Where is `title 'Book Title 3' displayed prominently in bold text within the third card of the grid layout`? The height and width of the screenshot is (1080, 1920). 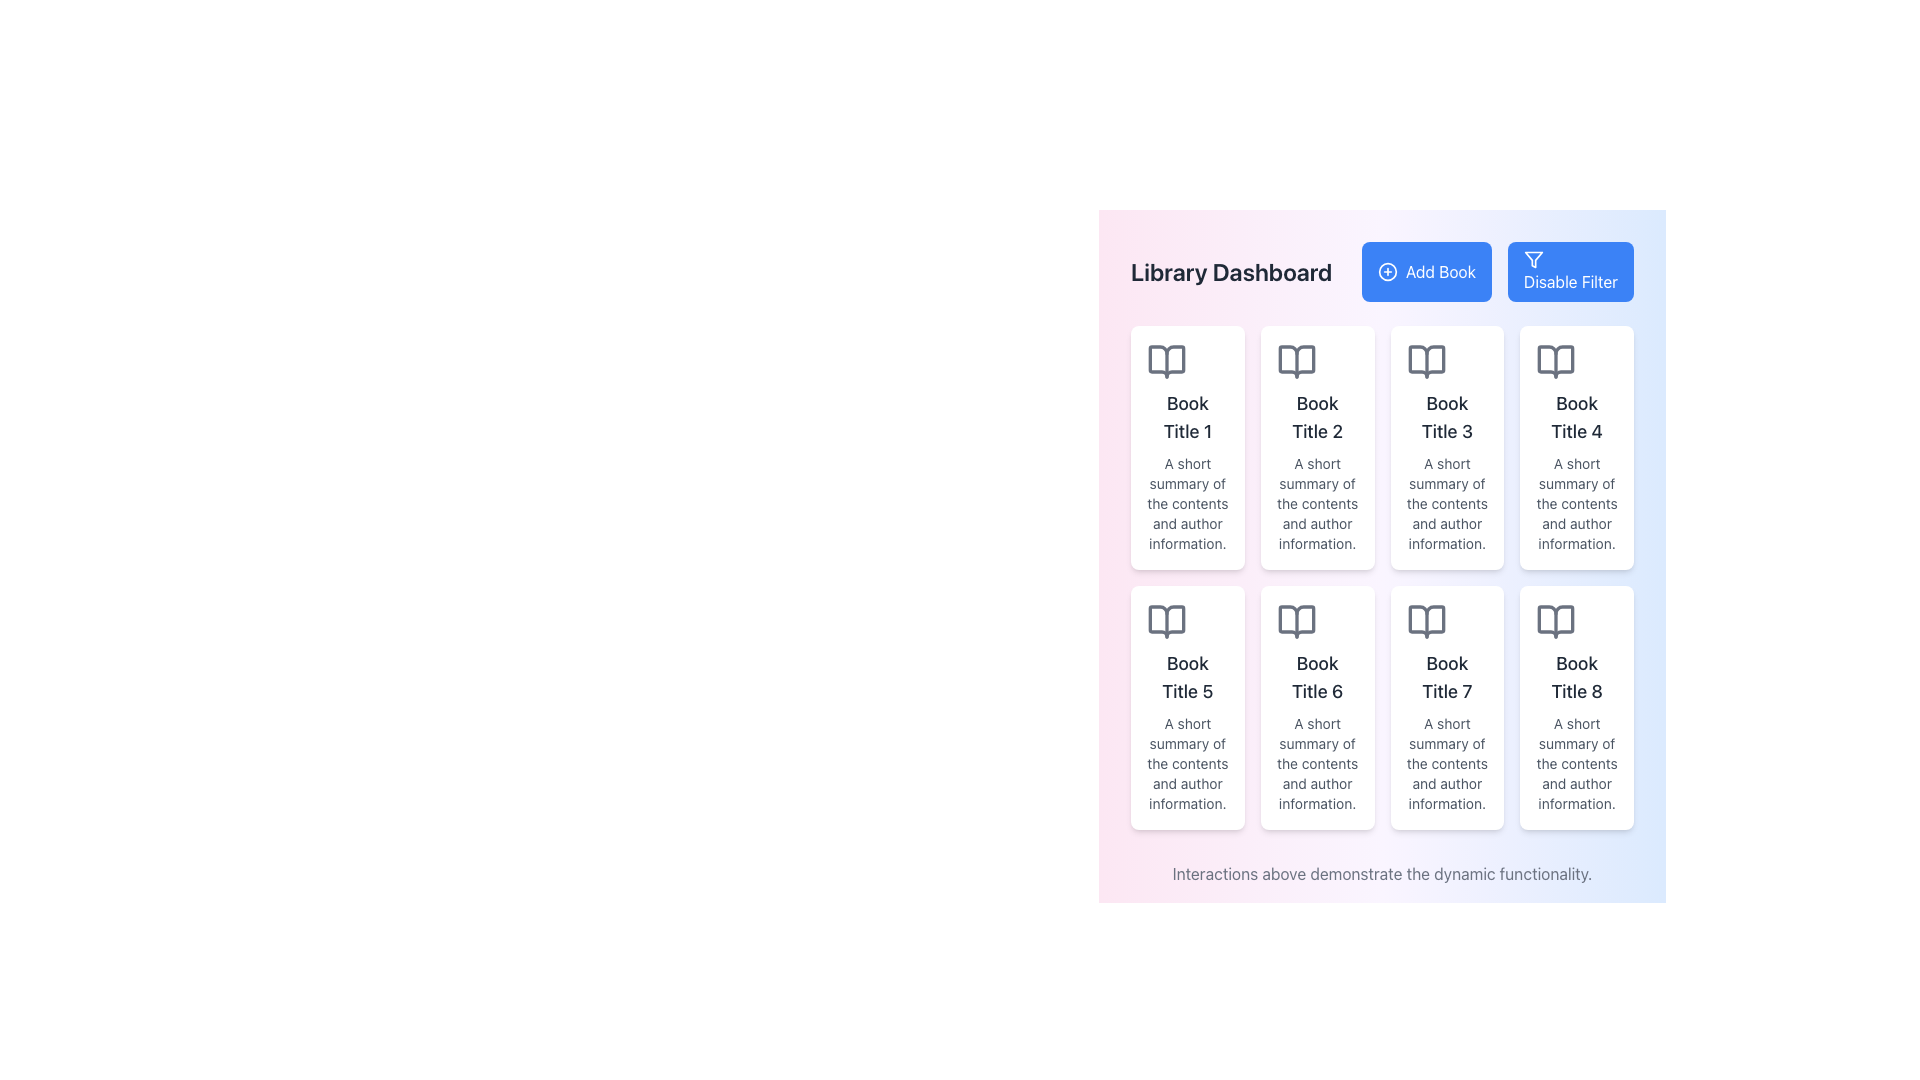 title 'Book Title 3' displayed prominently in bold text within the third card of the grid layout is located at coordinates (1447, 416).